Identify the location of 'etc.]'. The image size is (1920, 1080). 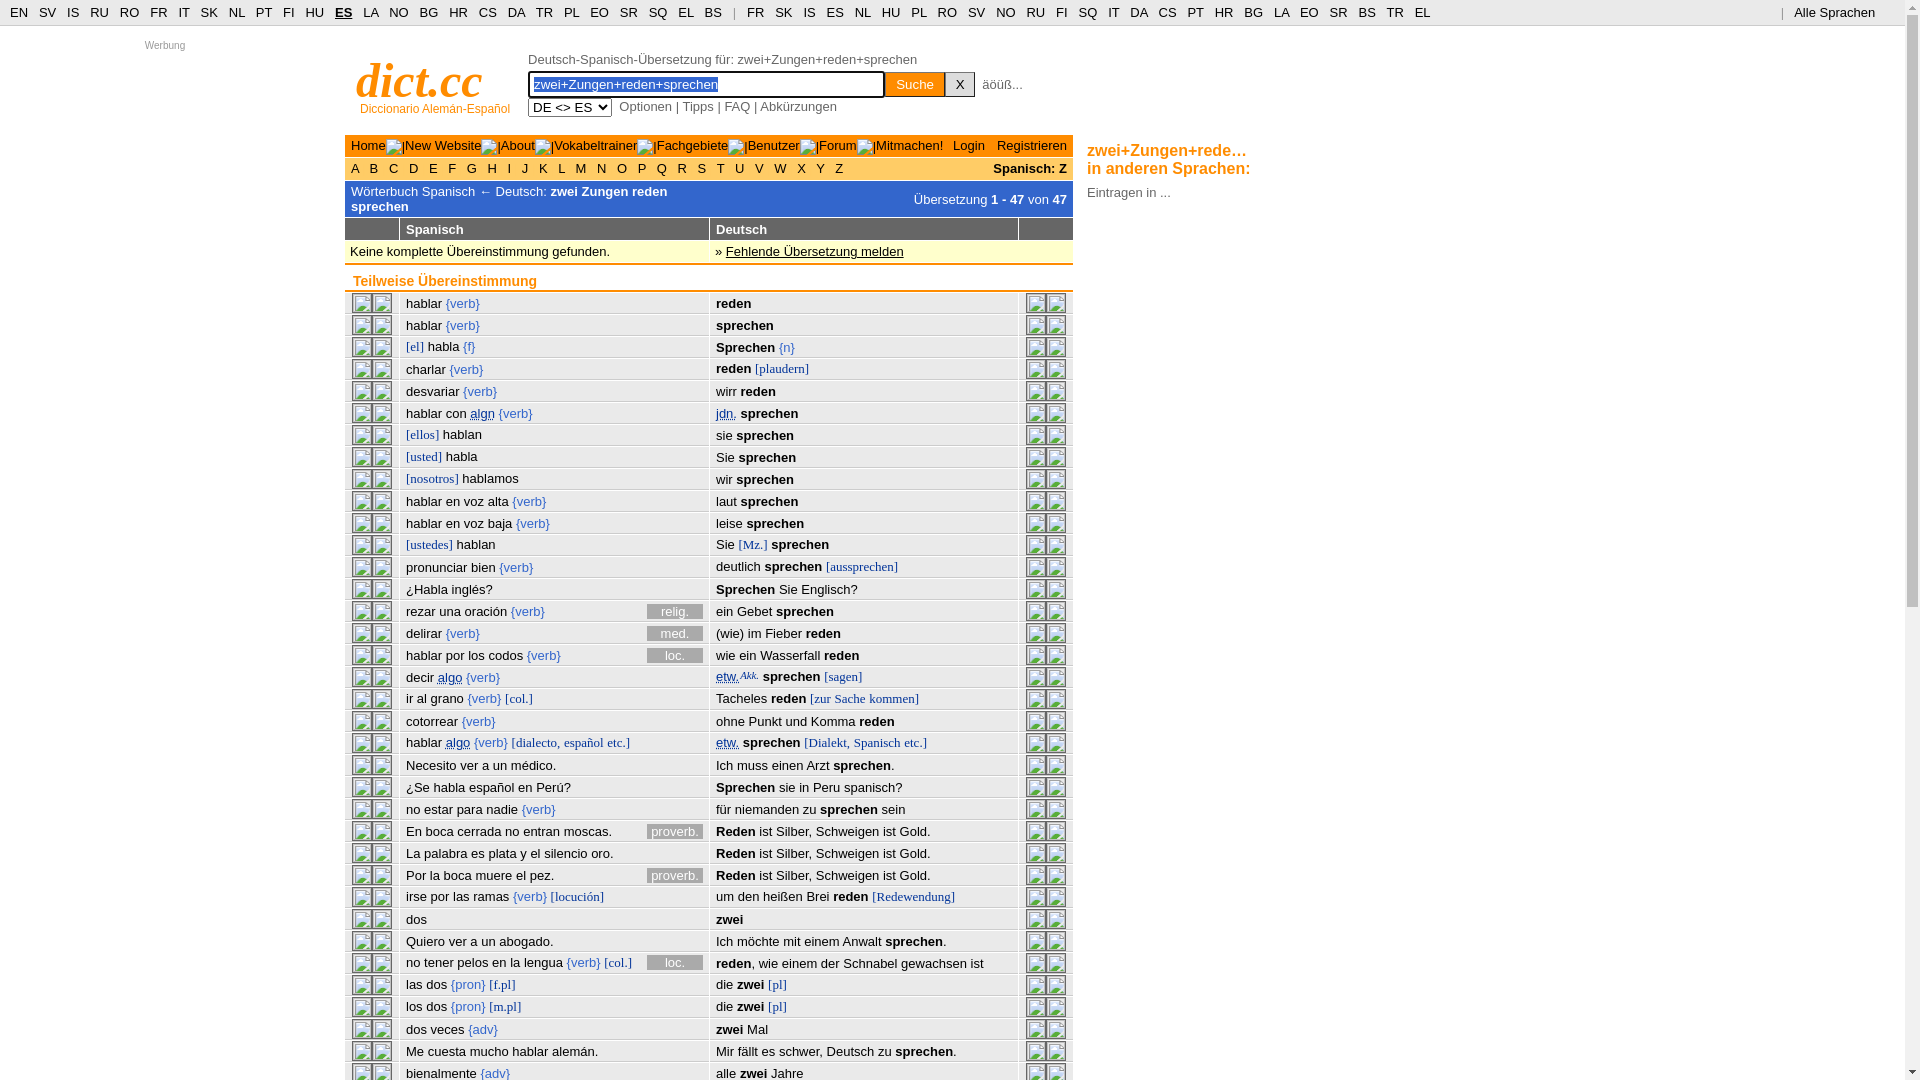
(617, 742).